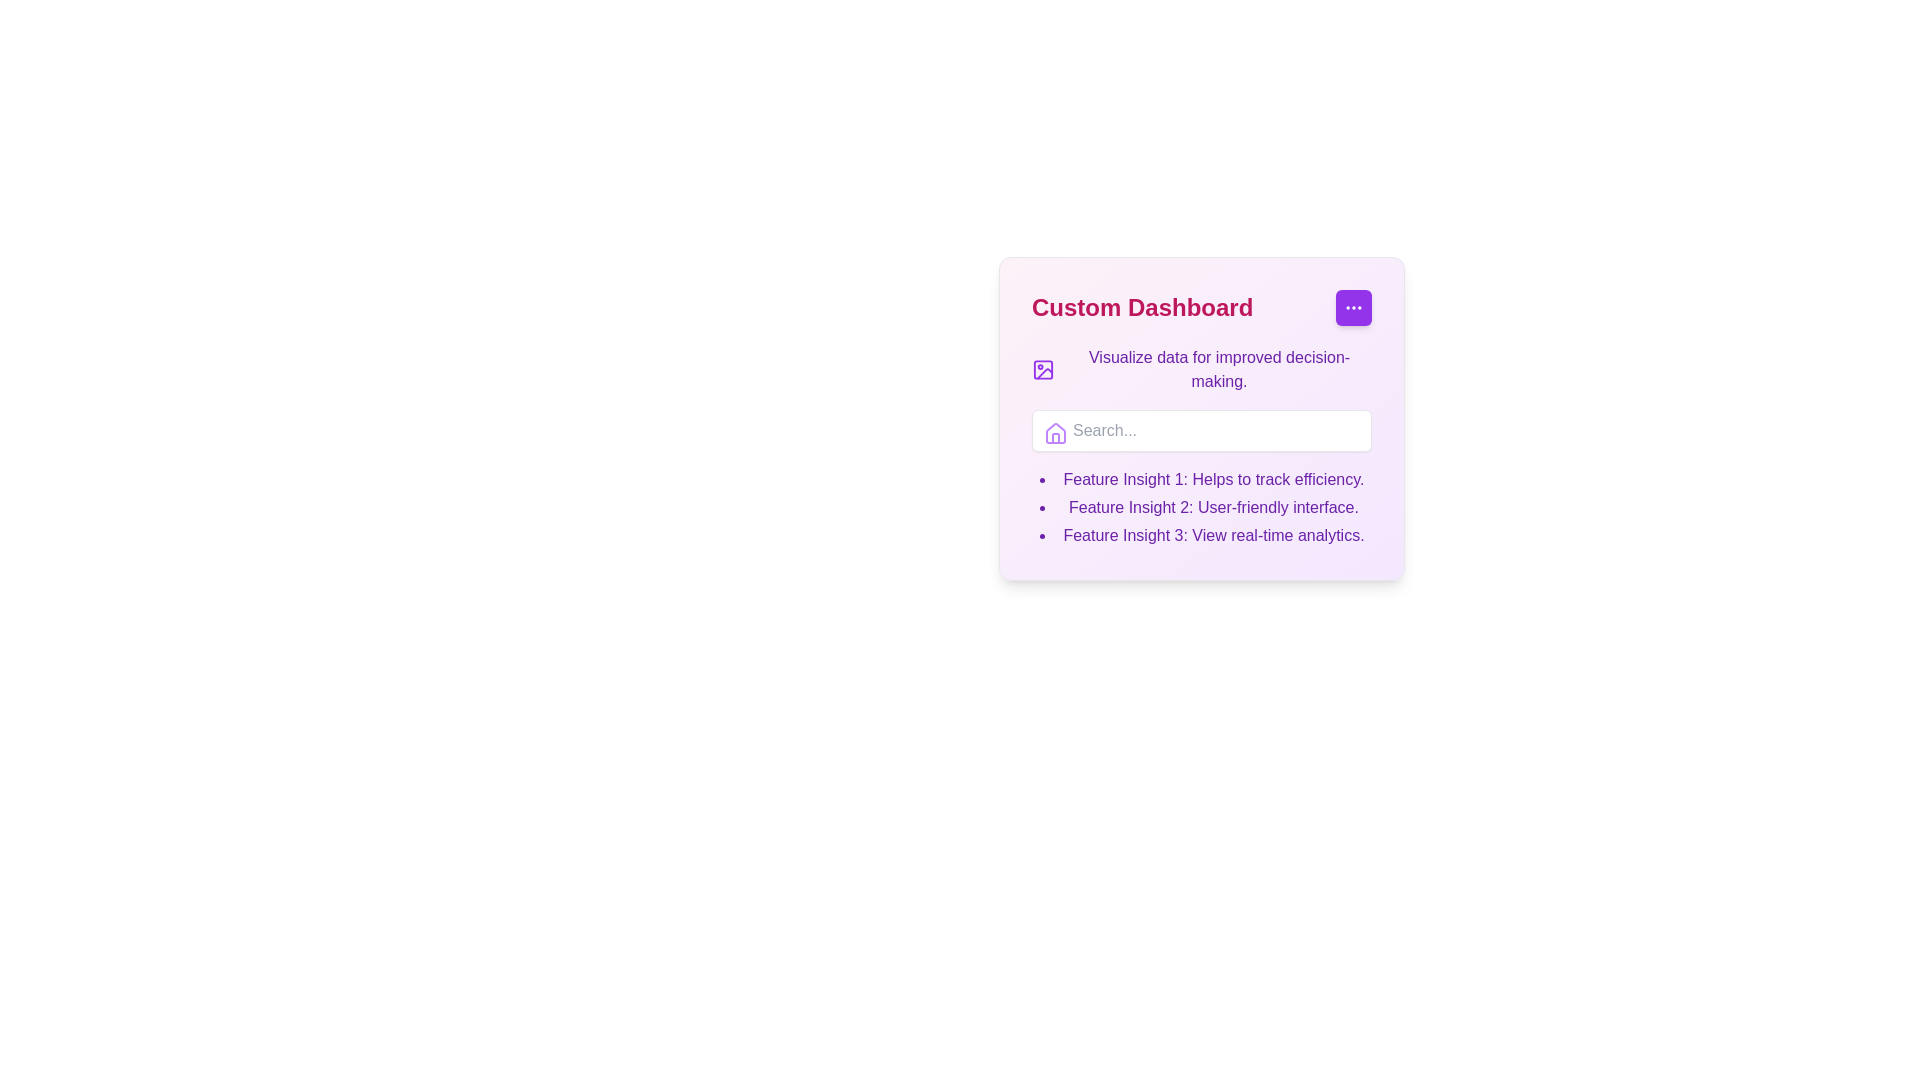 This screenshot has height=1080, width=1920. Describe the element at coordinates (1200, 370) in the screenshot. I see `the text label that reads 'Visualize data for improved decision-making.' which is displayed in a purple font and is positioned below the section title 'Custom Dashboard'` at that location.